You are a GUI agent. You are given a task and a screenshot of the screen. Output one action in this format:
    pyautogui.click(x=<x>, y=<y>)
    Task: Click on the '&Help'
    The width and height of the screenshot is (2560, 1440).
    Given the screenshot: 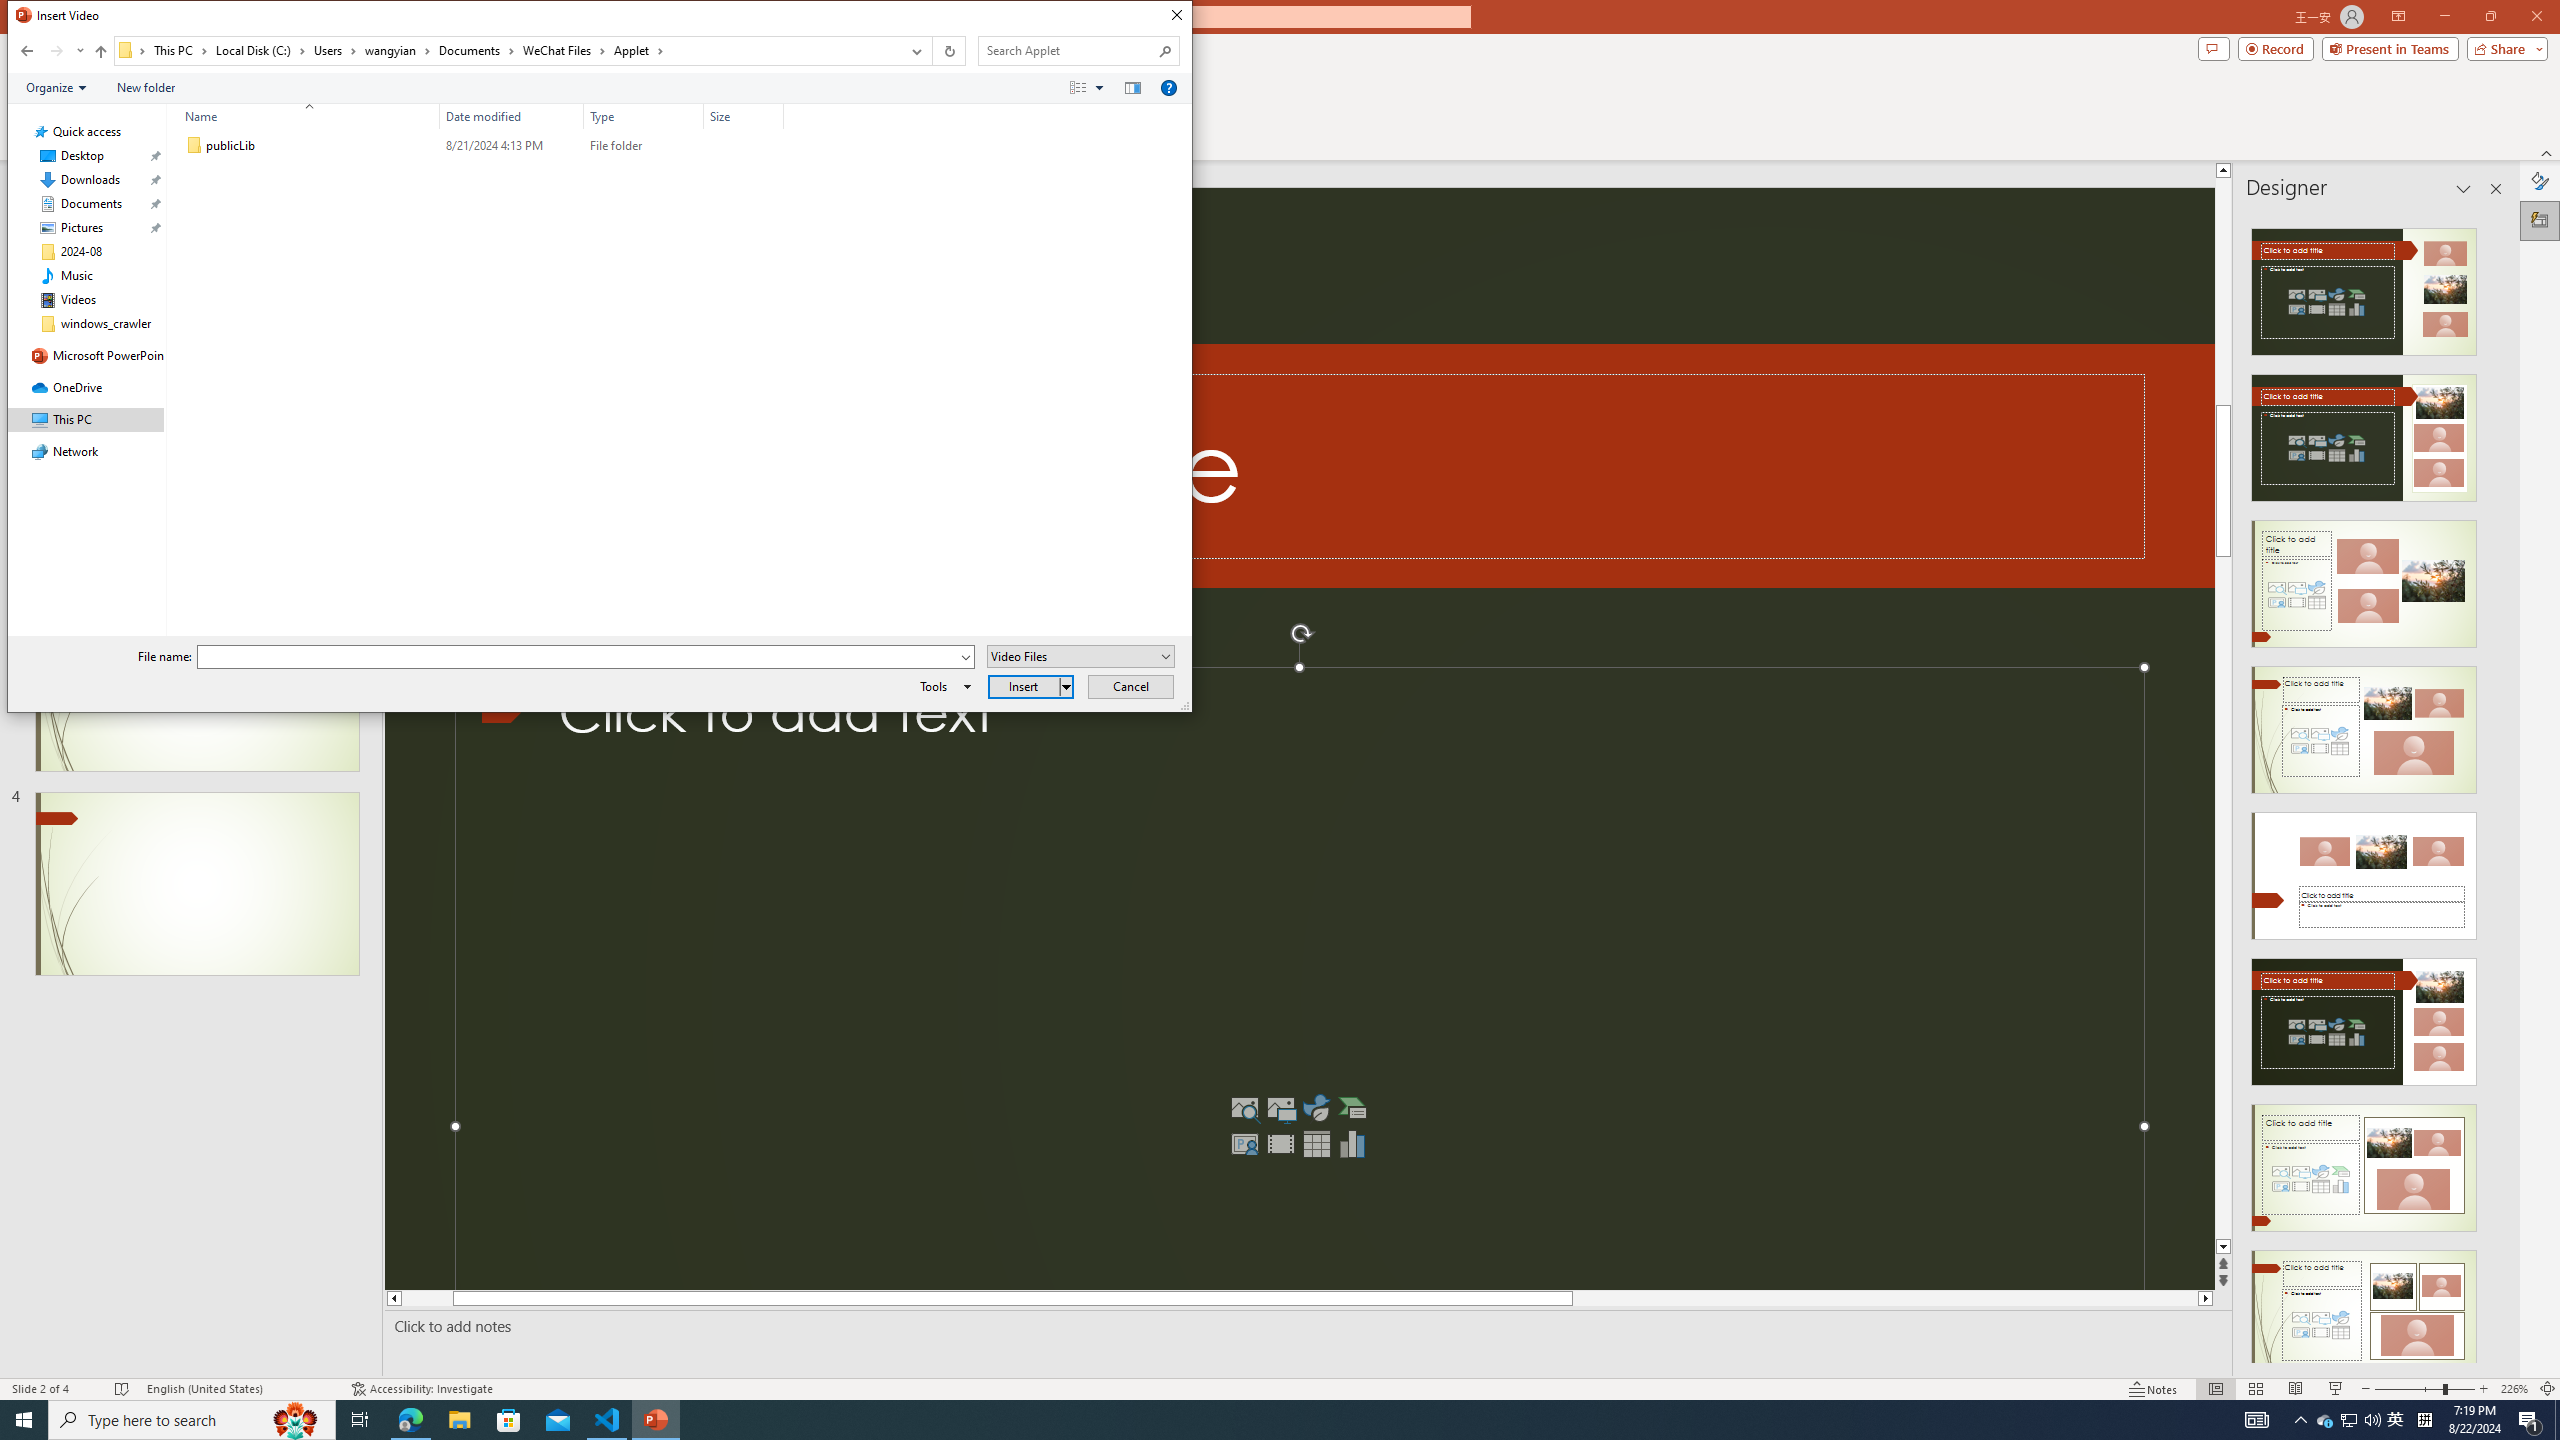 What is the action you would take?
    pyautogui.click(x=1167, y=87)
    